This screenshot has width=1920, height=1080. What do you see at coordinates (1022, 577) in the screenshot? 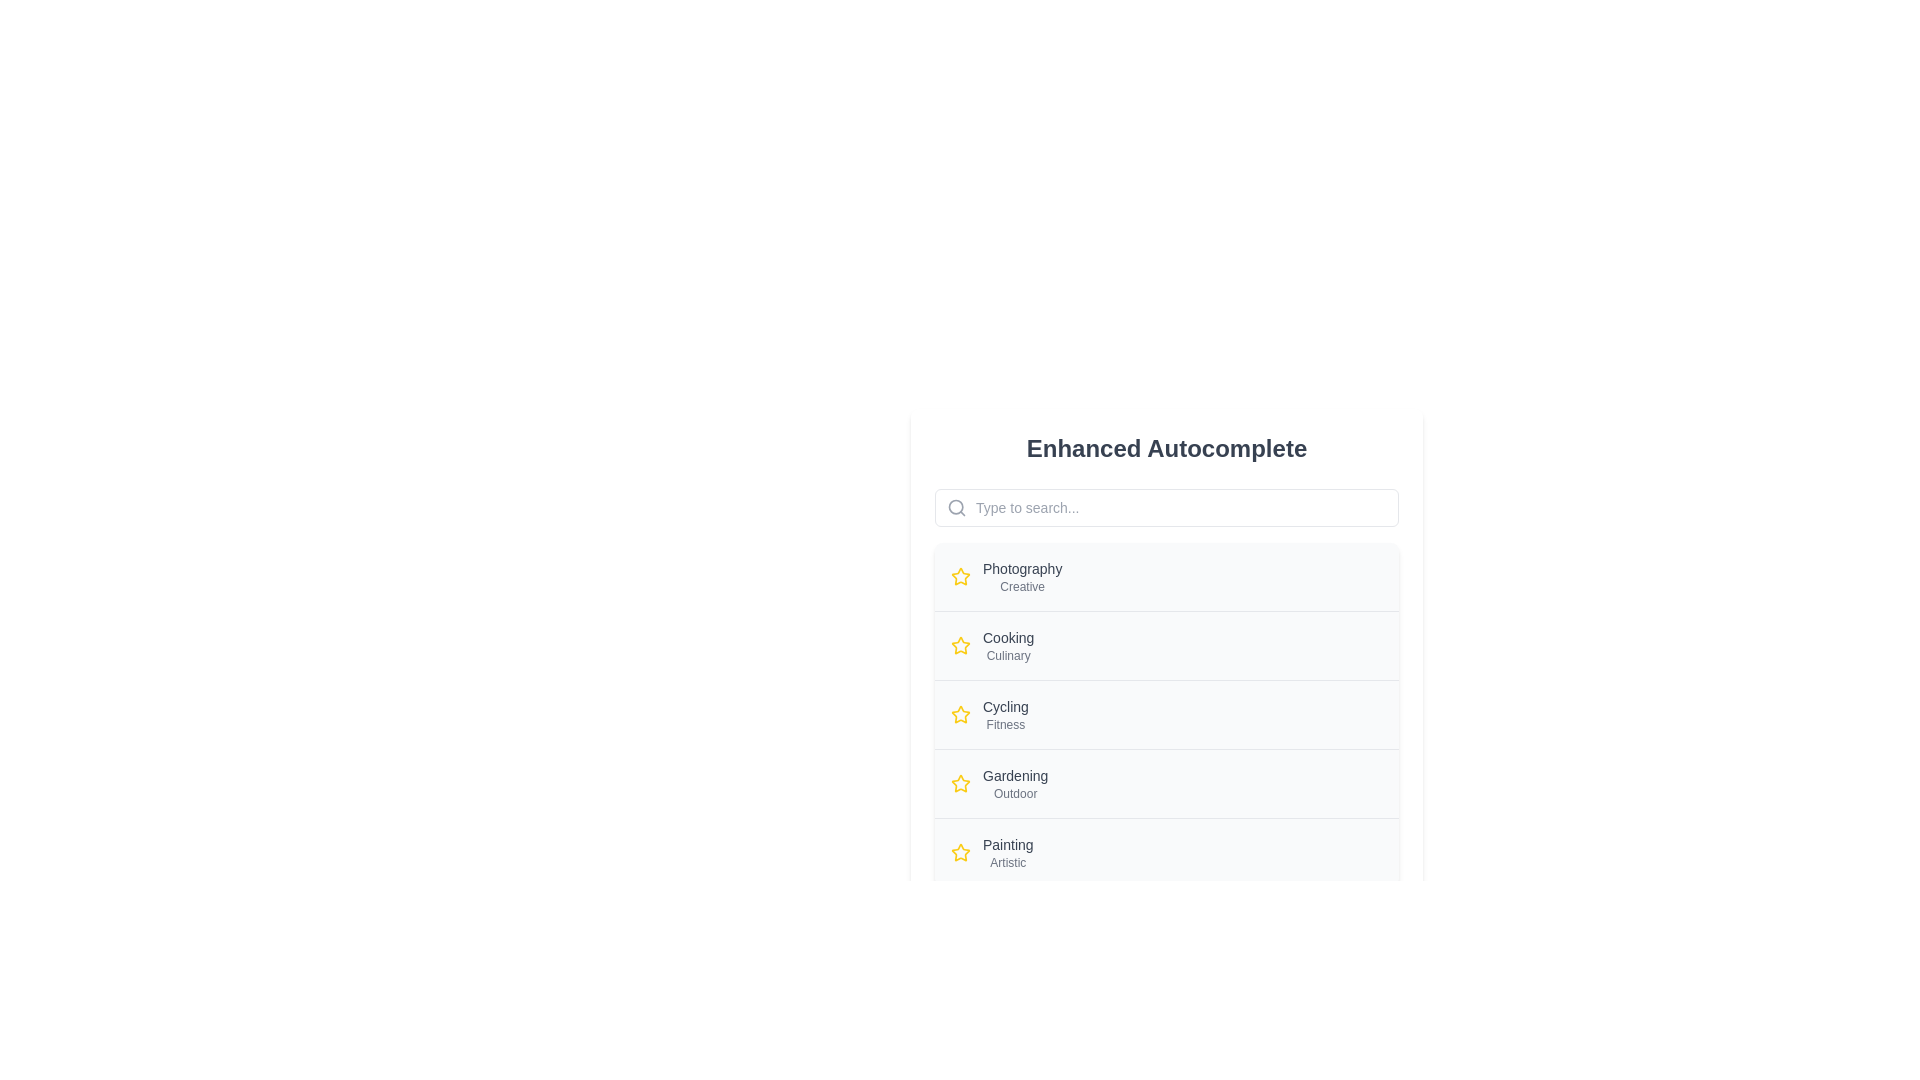
I see `text displayed in the Label with two text lines, which contains 'Photography' and 'Creative' positioned below a search bar and to the right of a yellow star-shaped icon` at bounding box center [1022, 577].